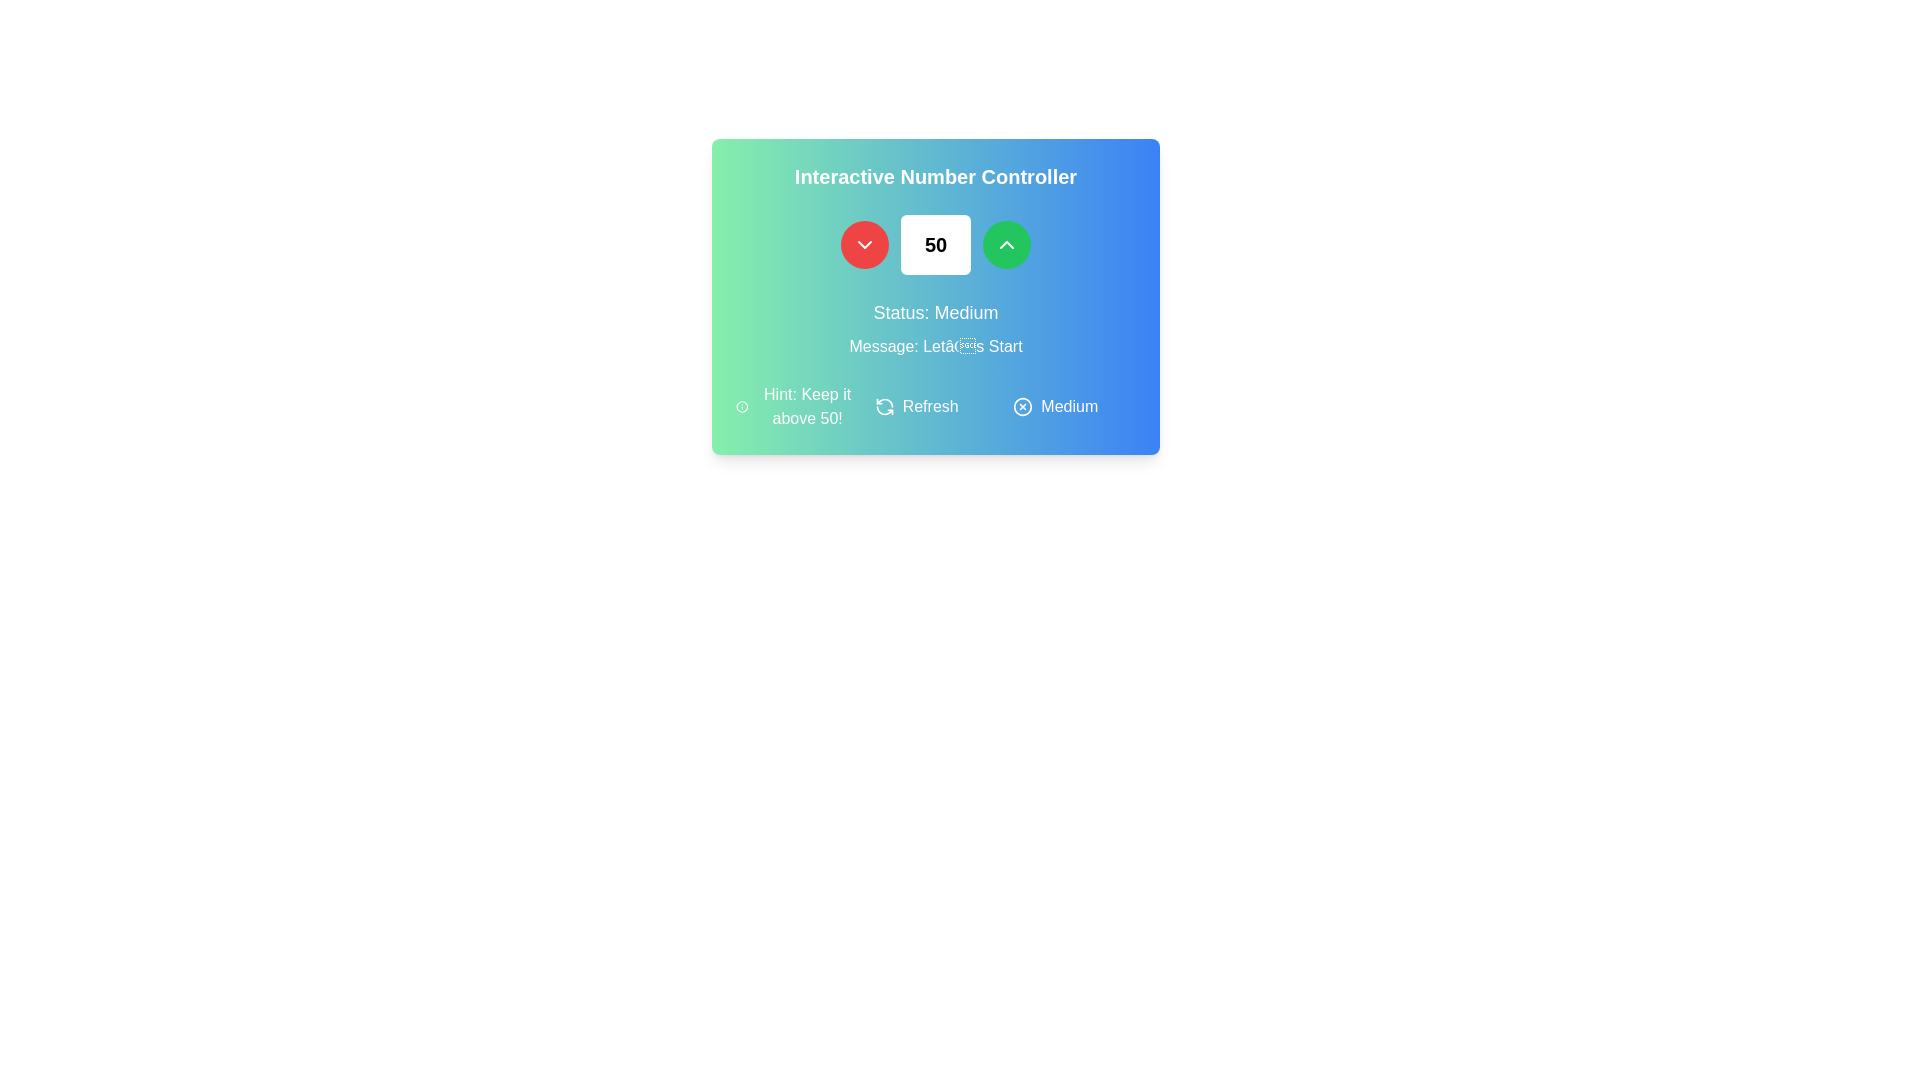 The image size is (1920, 1080). I want to click on the numeric value display element located between the red button with a downward arrow and the green button with an upward arrow, so click(935, 244).